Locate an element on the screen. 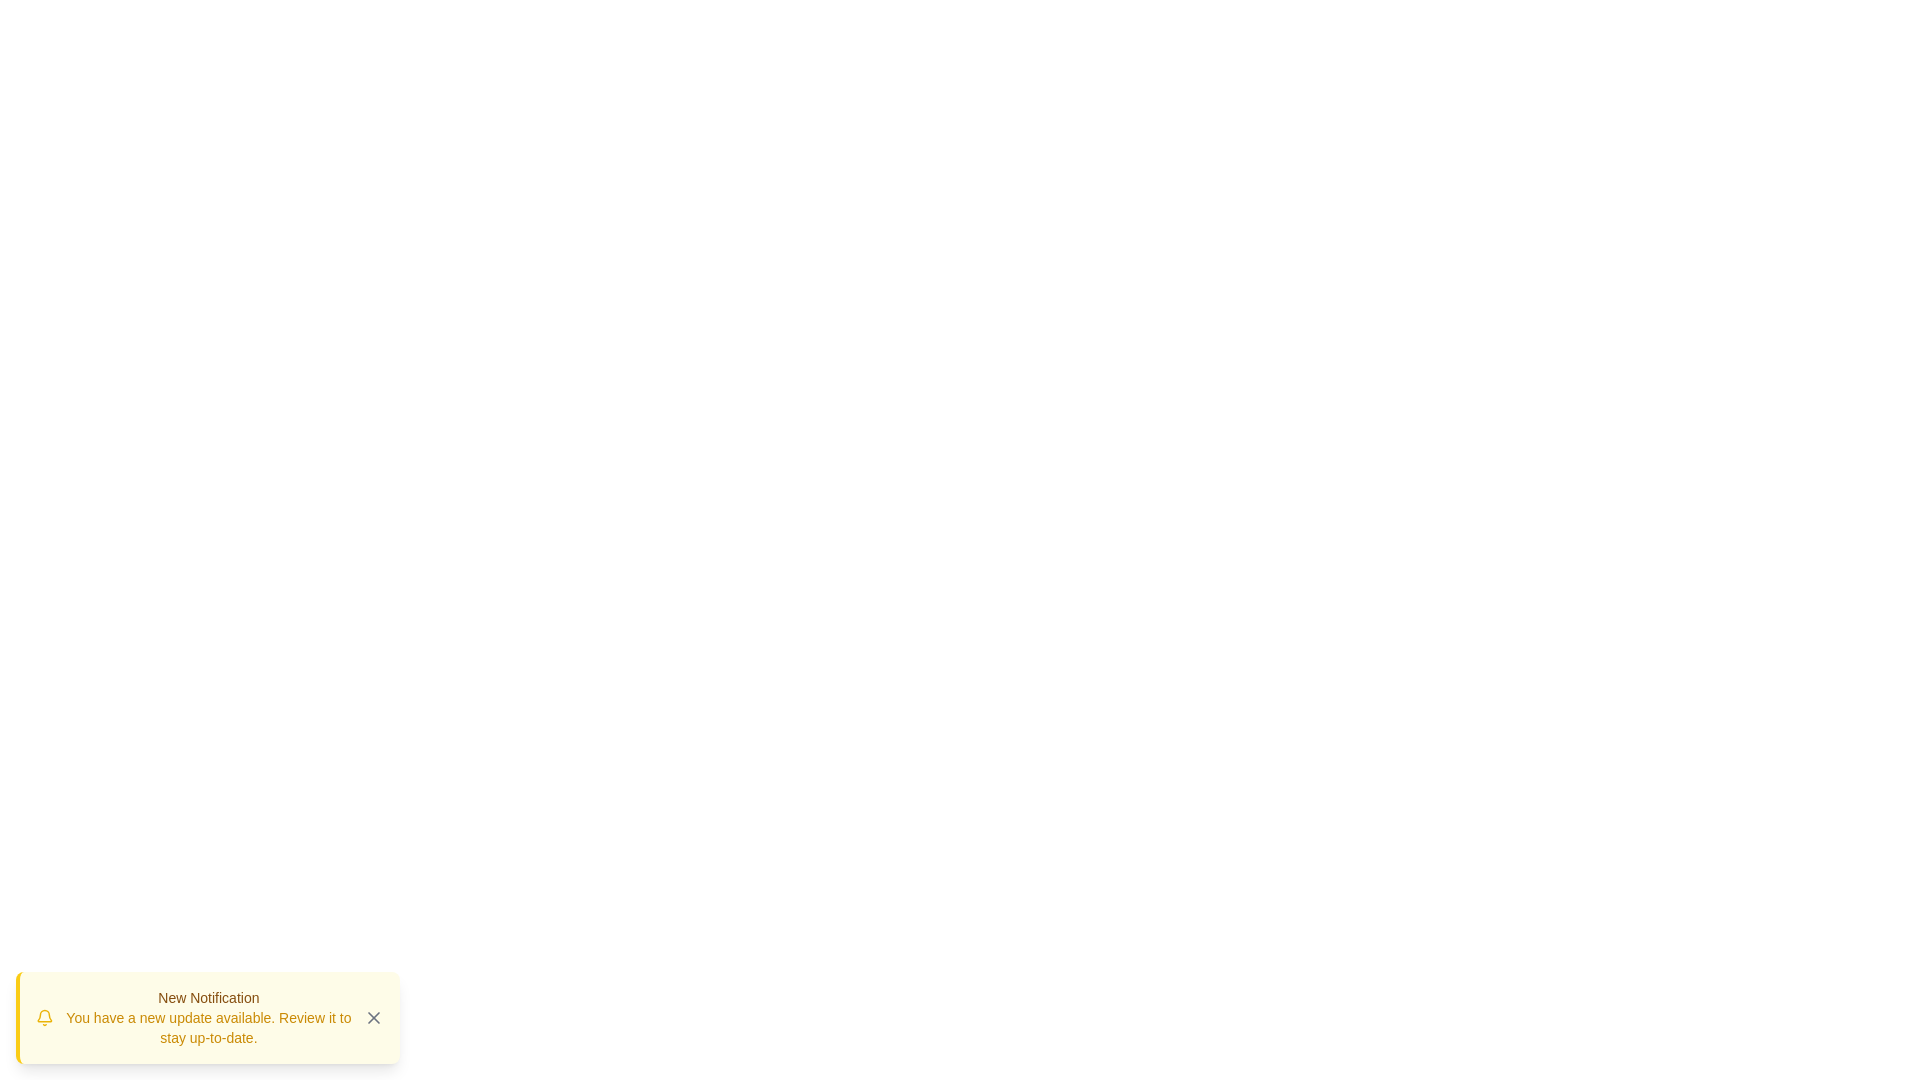  the gray 'X' icon in the notification box located at the far right, which changes color on hover is located at coordinates (374, 1018).